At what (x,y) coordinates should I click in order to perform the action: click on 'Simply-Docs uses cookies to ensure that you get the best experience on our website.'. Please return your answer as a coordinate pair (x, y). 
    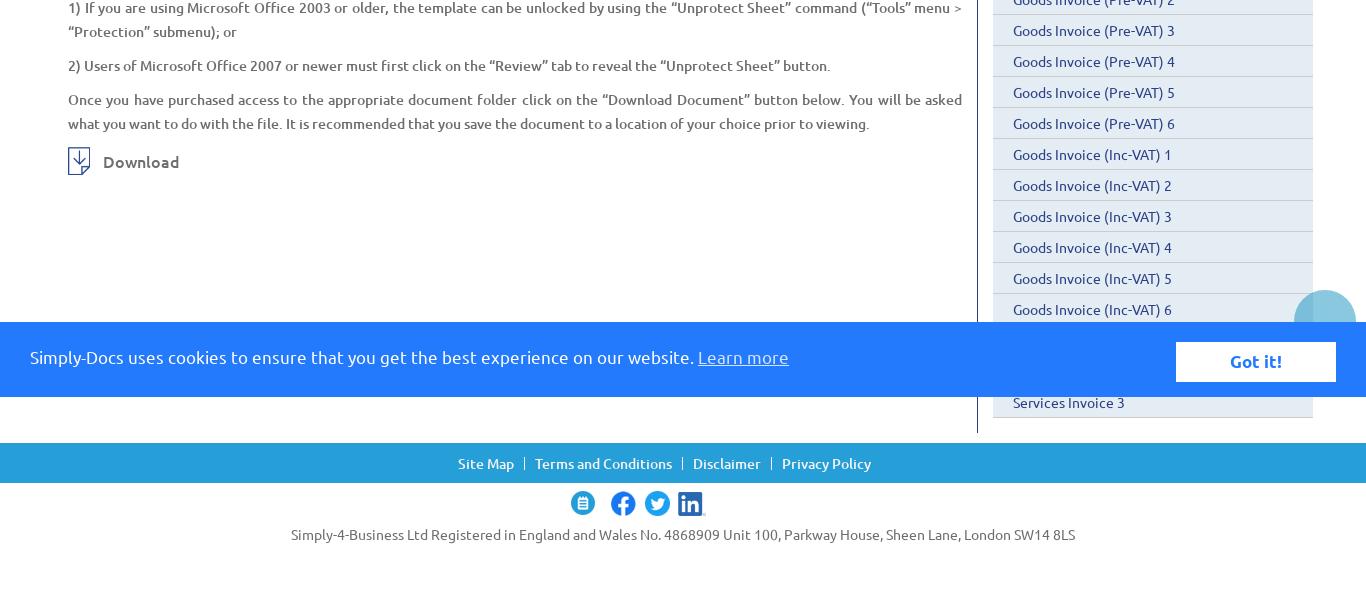
    Looking at the image, I should click on (30, 355).